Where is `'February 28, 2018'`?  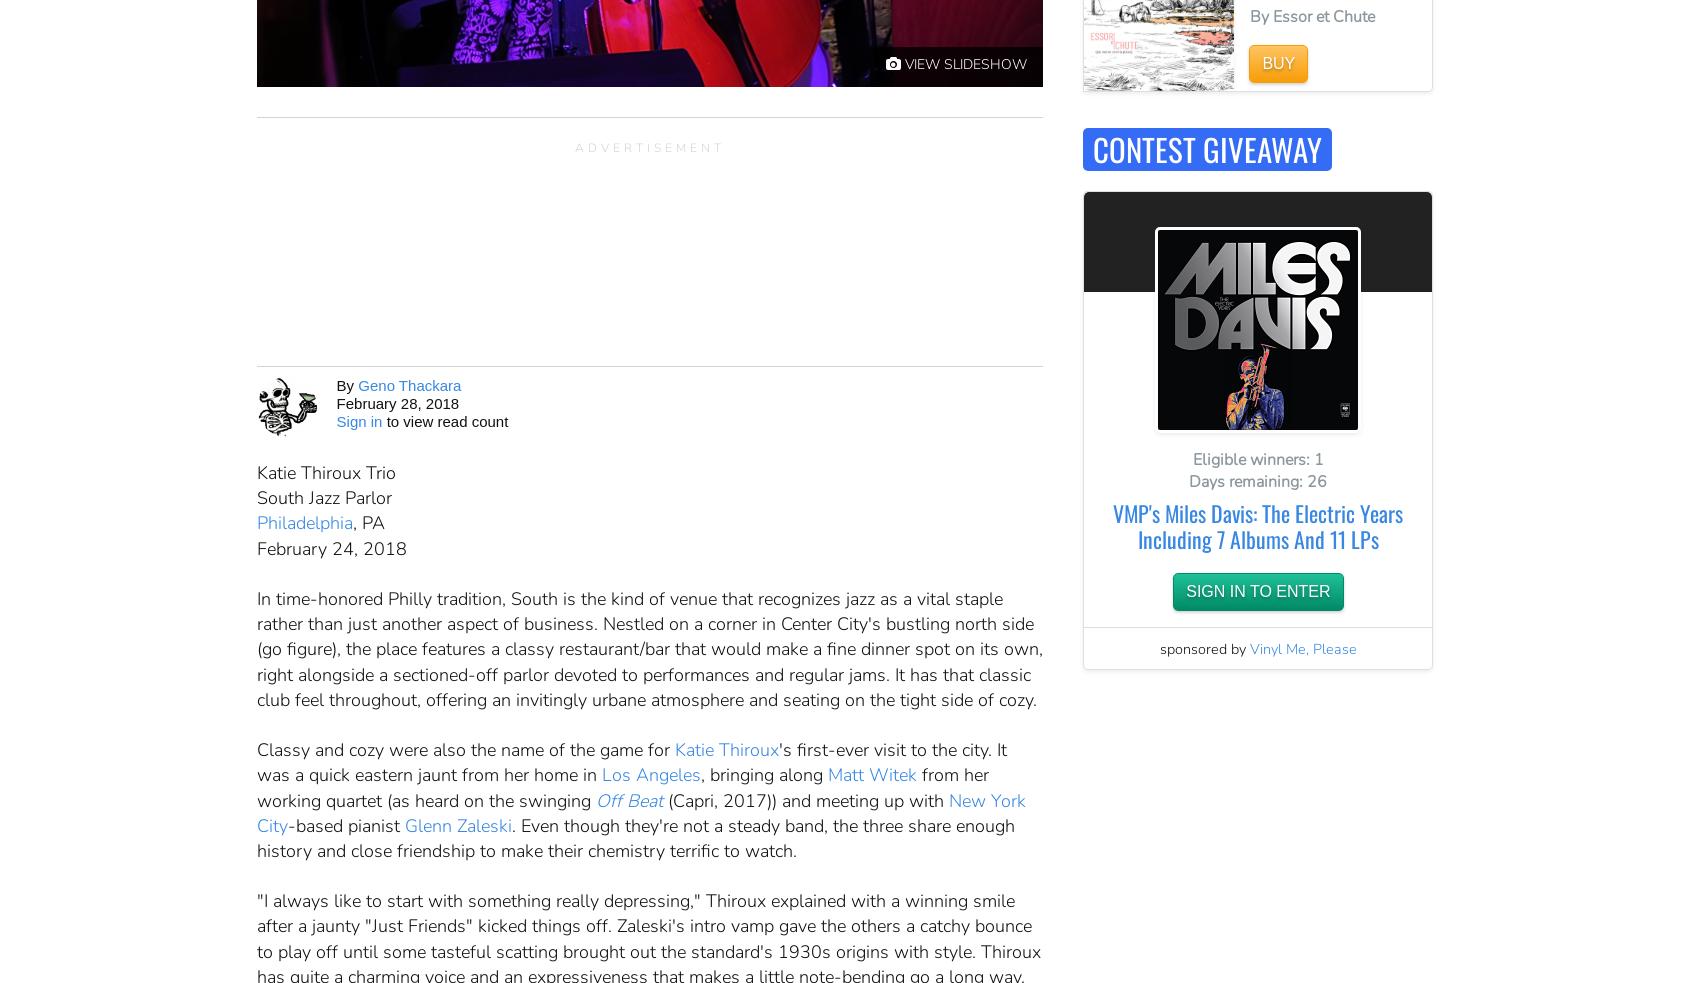 'February 28, 2018' is located at coordinates (396, 402).